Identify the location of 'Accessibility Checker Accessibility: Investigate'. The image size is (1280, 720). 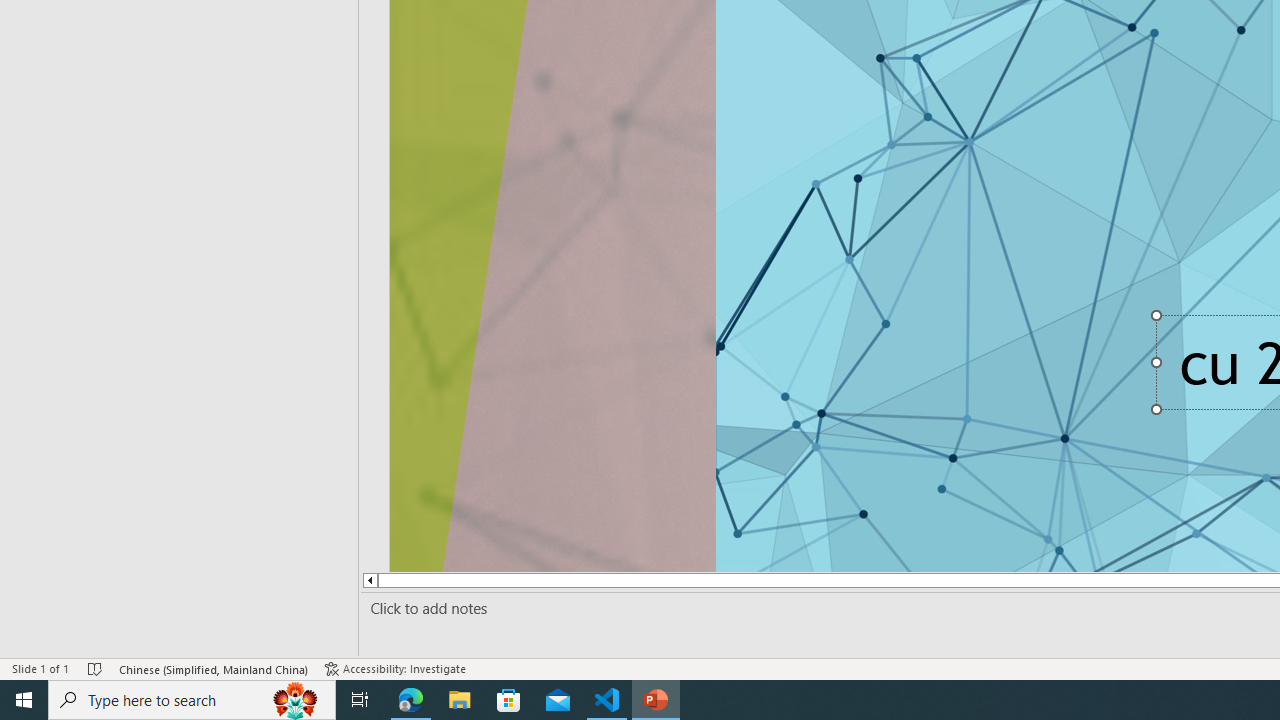
(397, 669).